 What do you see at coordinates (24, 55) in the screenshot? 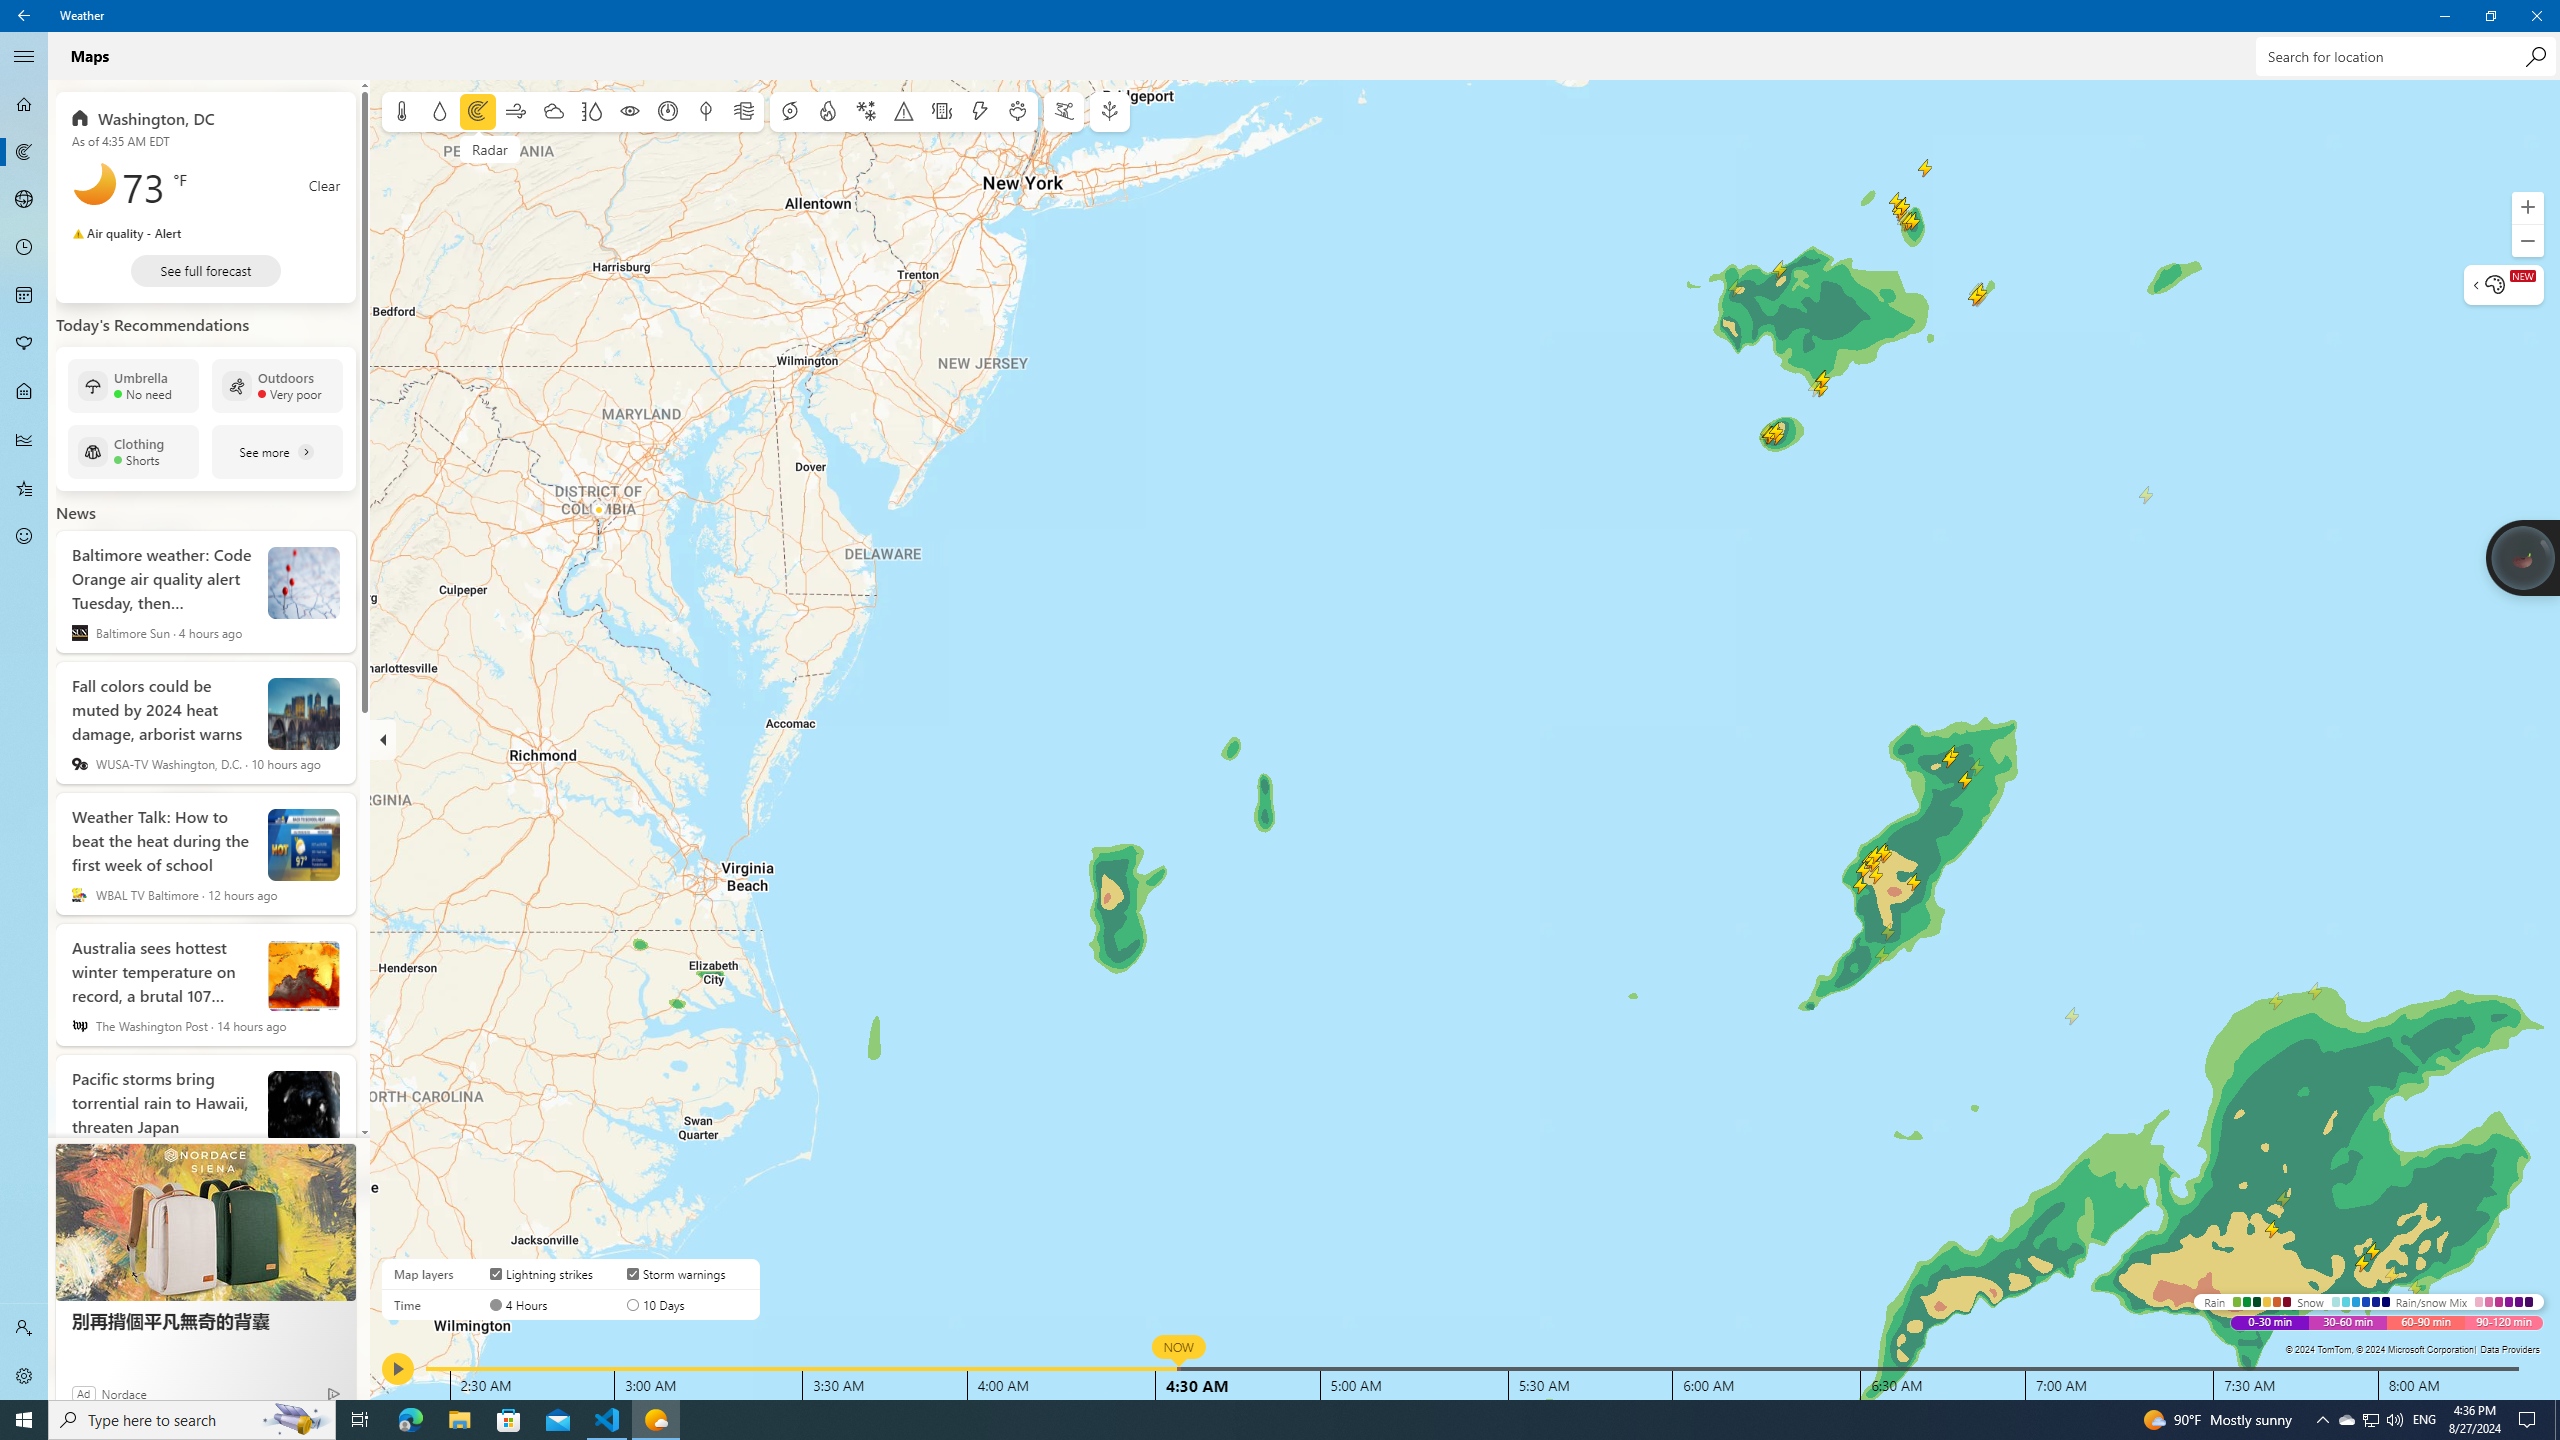
I see `'Collapse Navigation'` at bounding box center [24, 55].